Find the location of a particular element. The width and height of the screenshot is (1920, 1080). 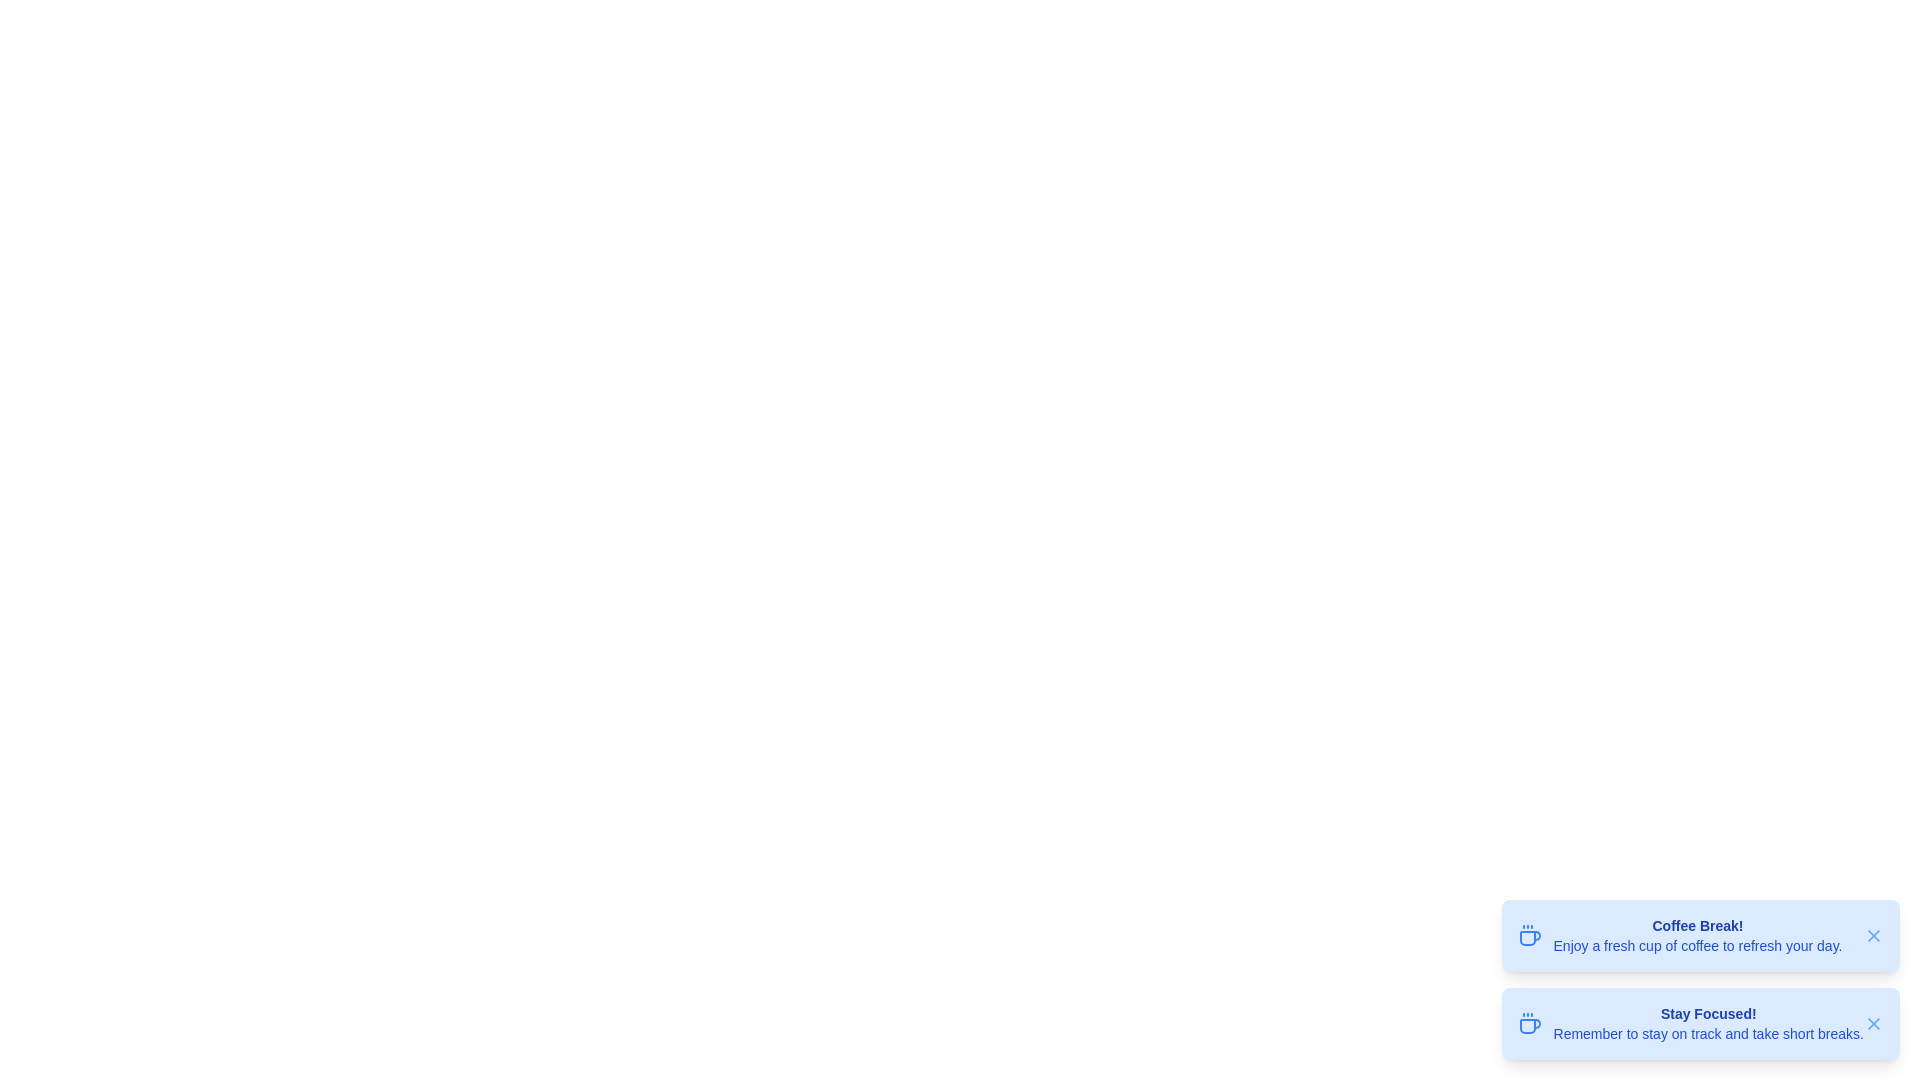

the close button of the message titled 'Stay Focused!' to dismiss it is located at coordinates (1872, 1023).